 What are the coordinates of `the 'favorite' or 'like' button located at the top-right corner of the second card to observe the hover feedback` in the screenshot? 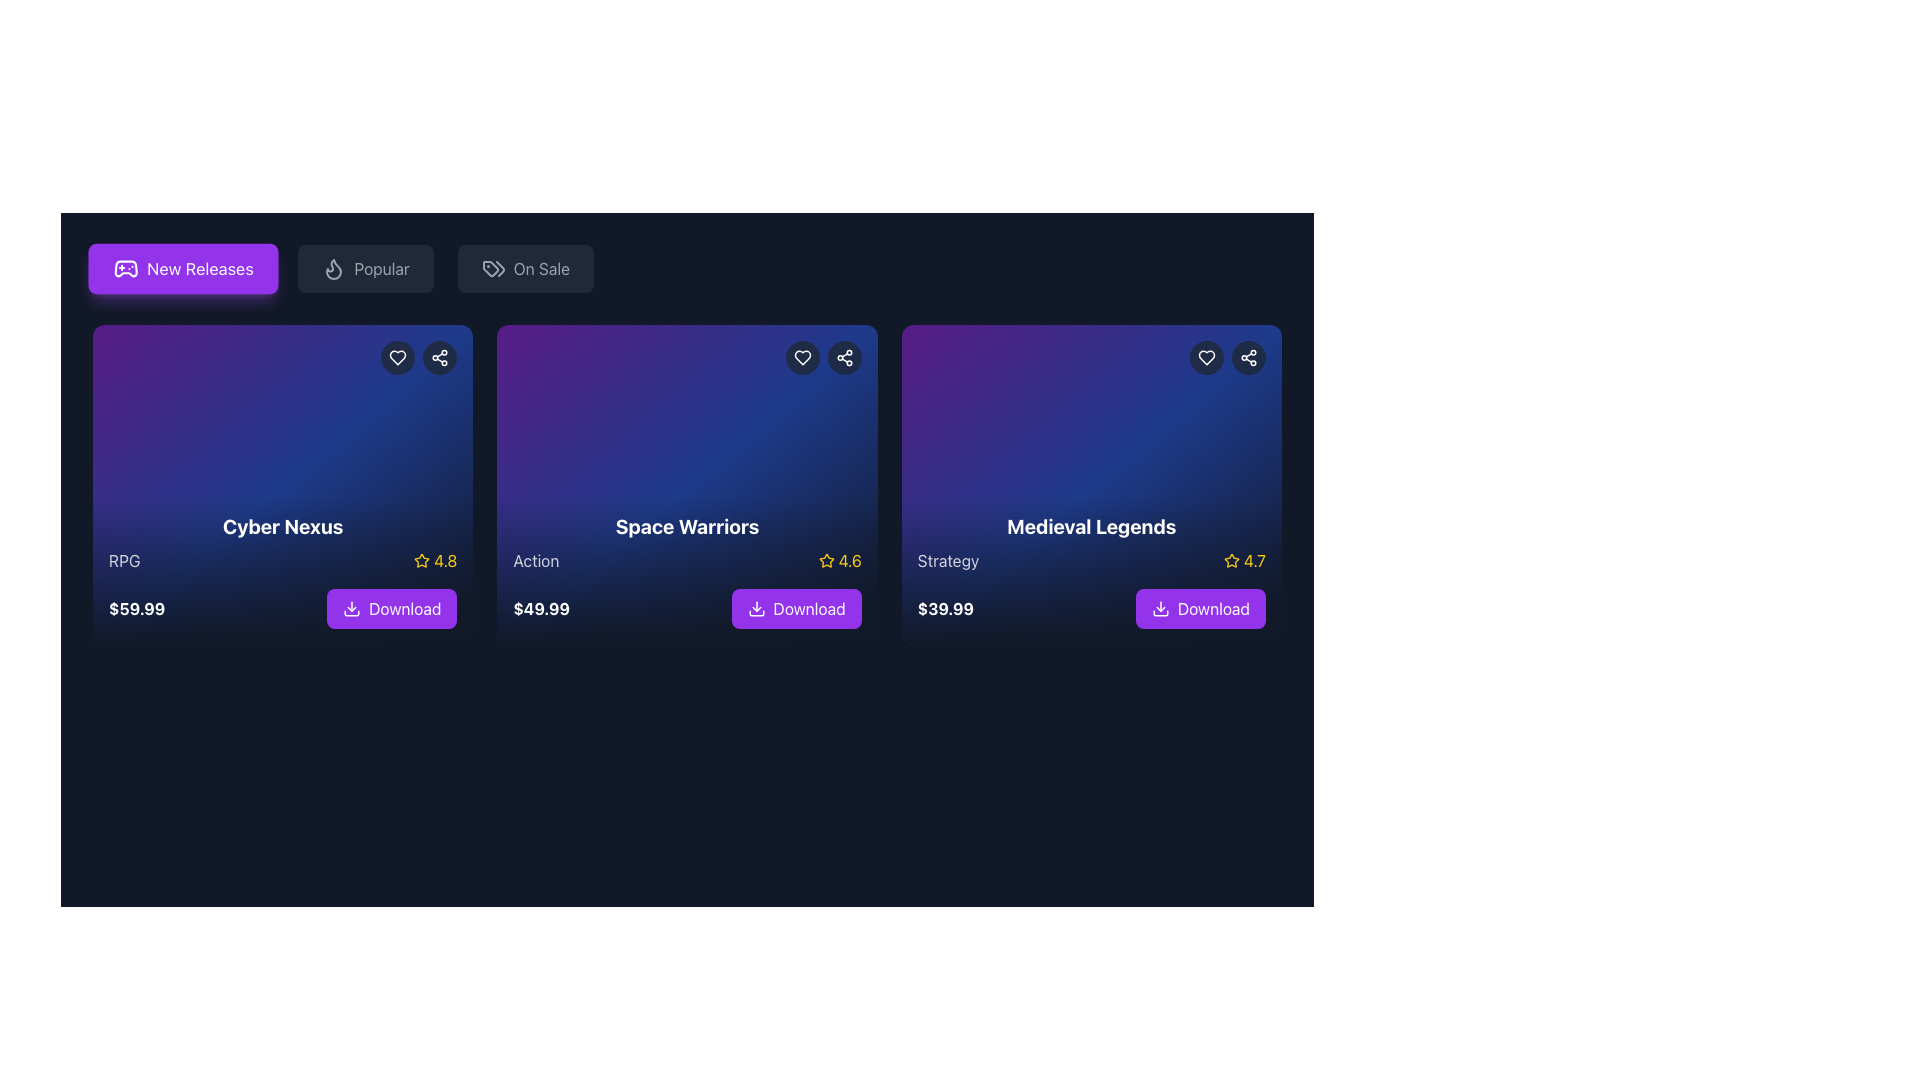 It's located at (802, 357).